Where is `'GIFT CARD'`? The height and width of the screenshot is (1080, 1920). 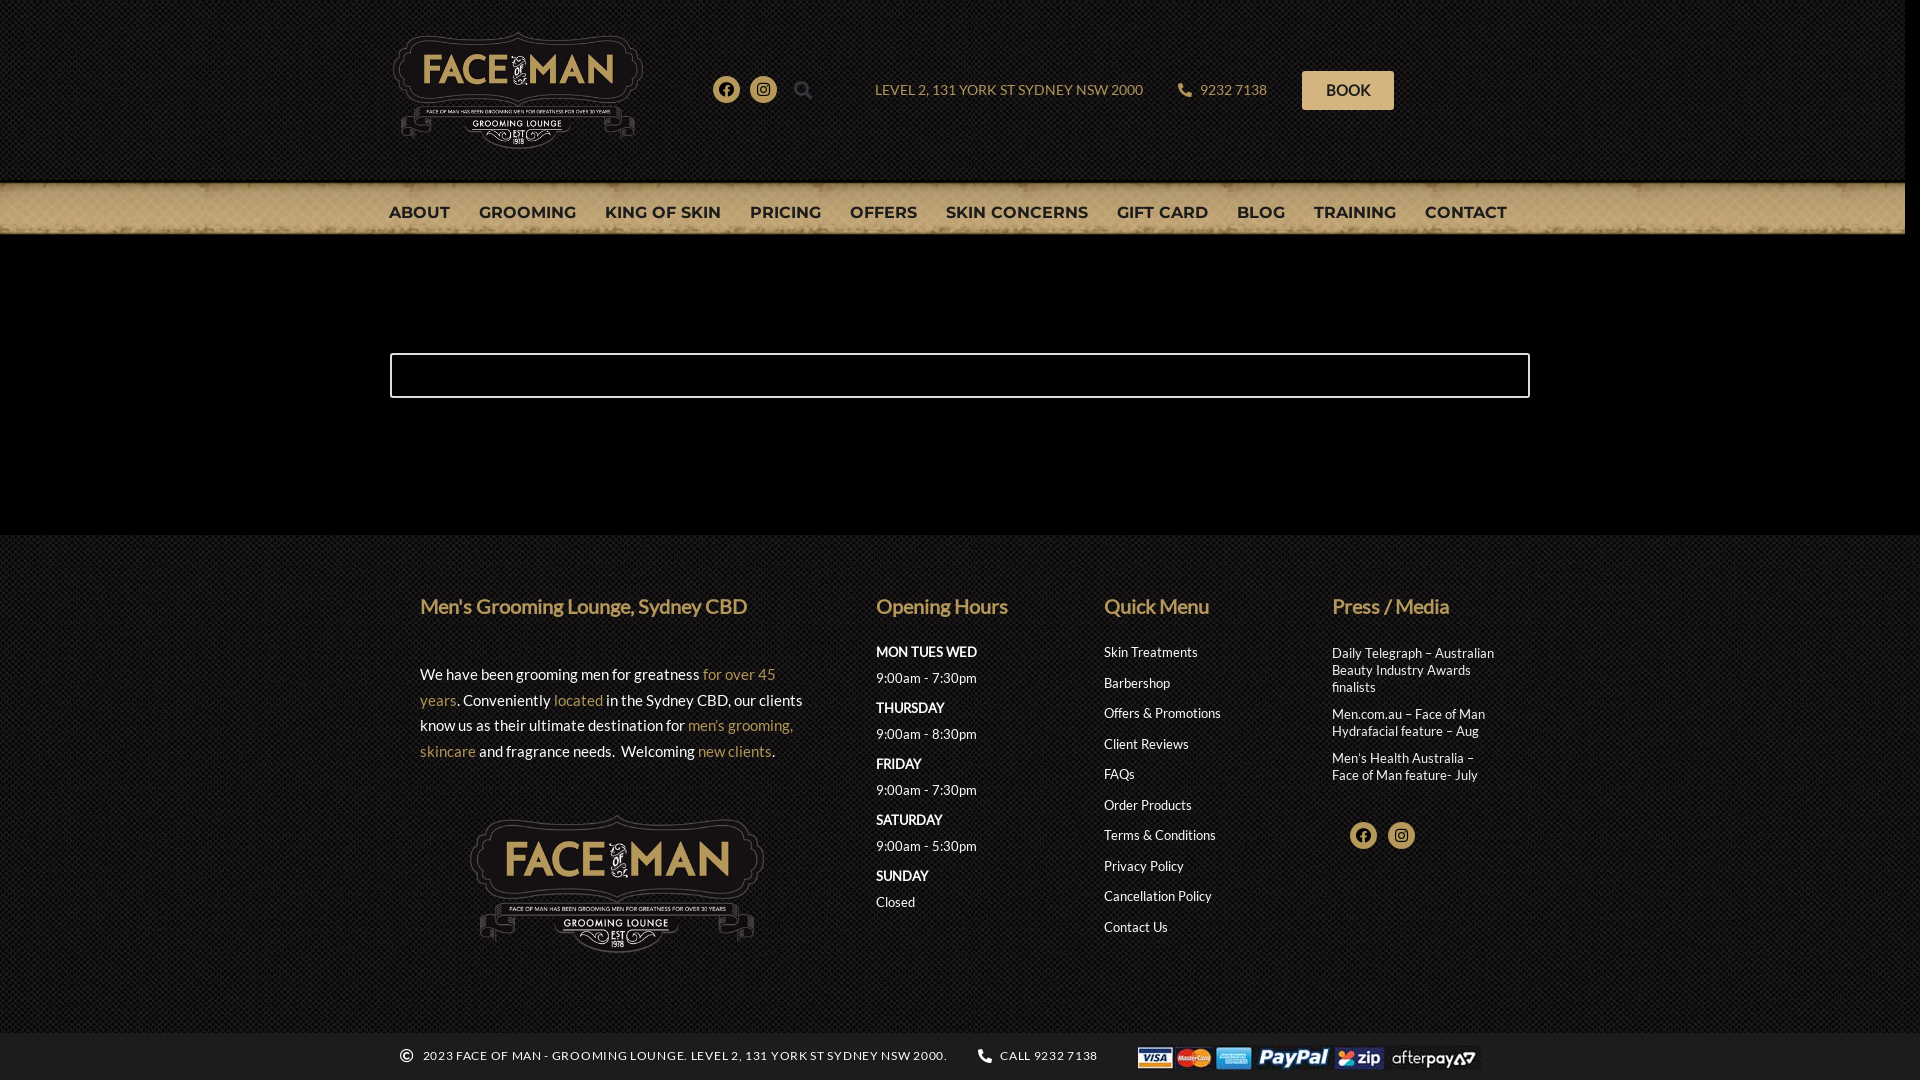
'GIFT CARD' is located at coordinates (1161, 212).